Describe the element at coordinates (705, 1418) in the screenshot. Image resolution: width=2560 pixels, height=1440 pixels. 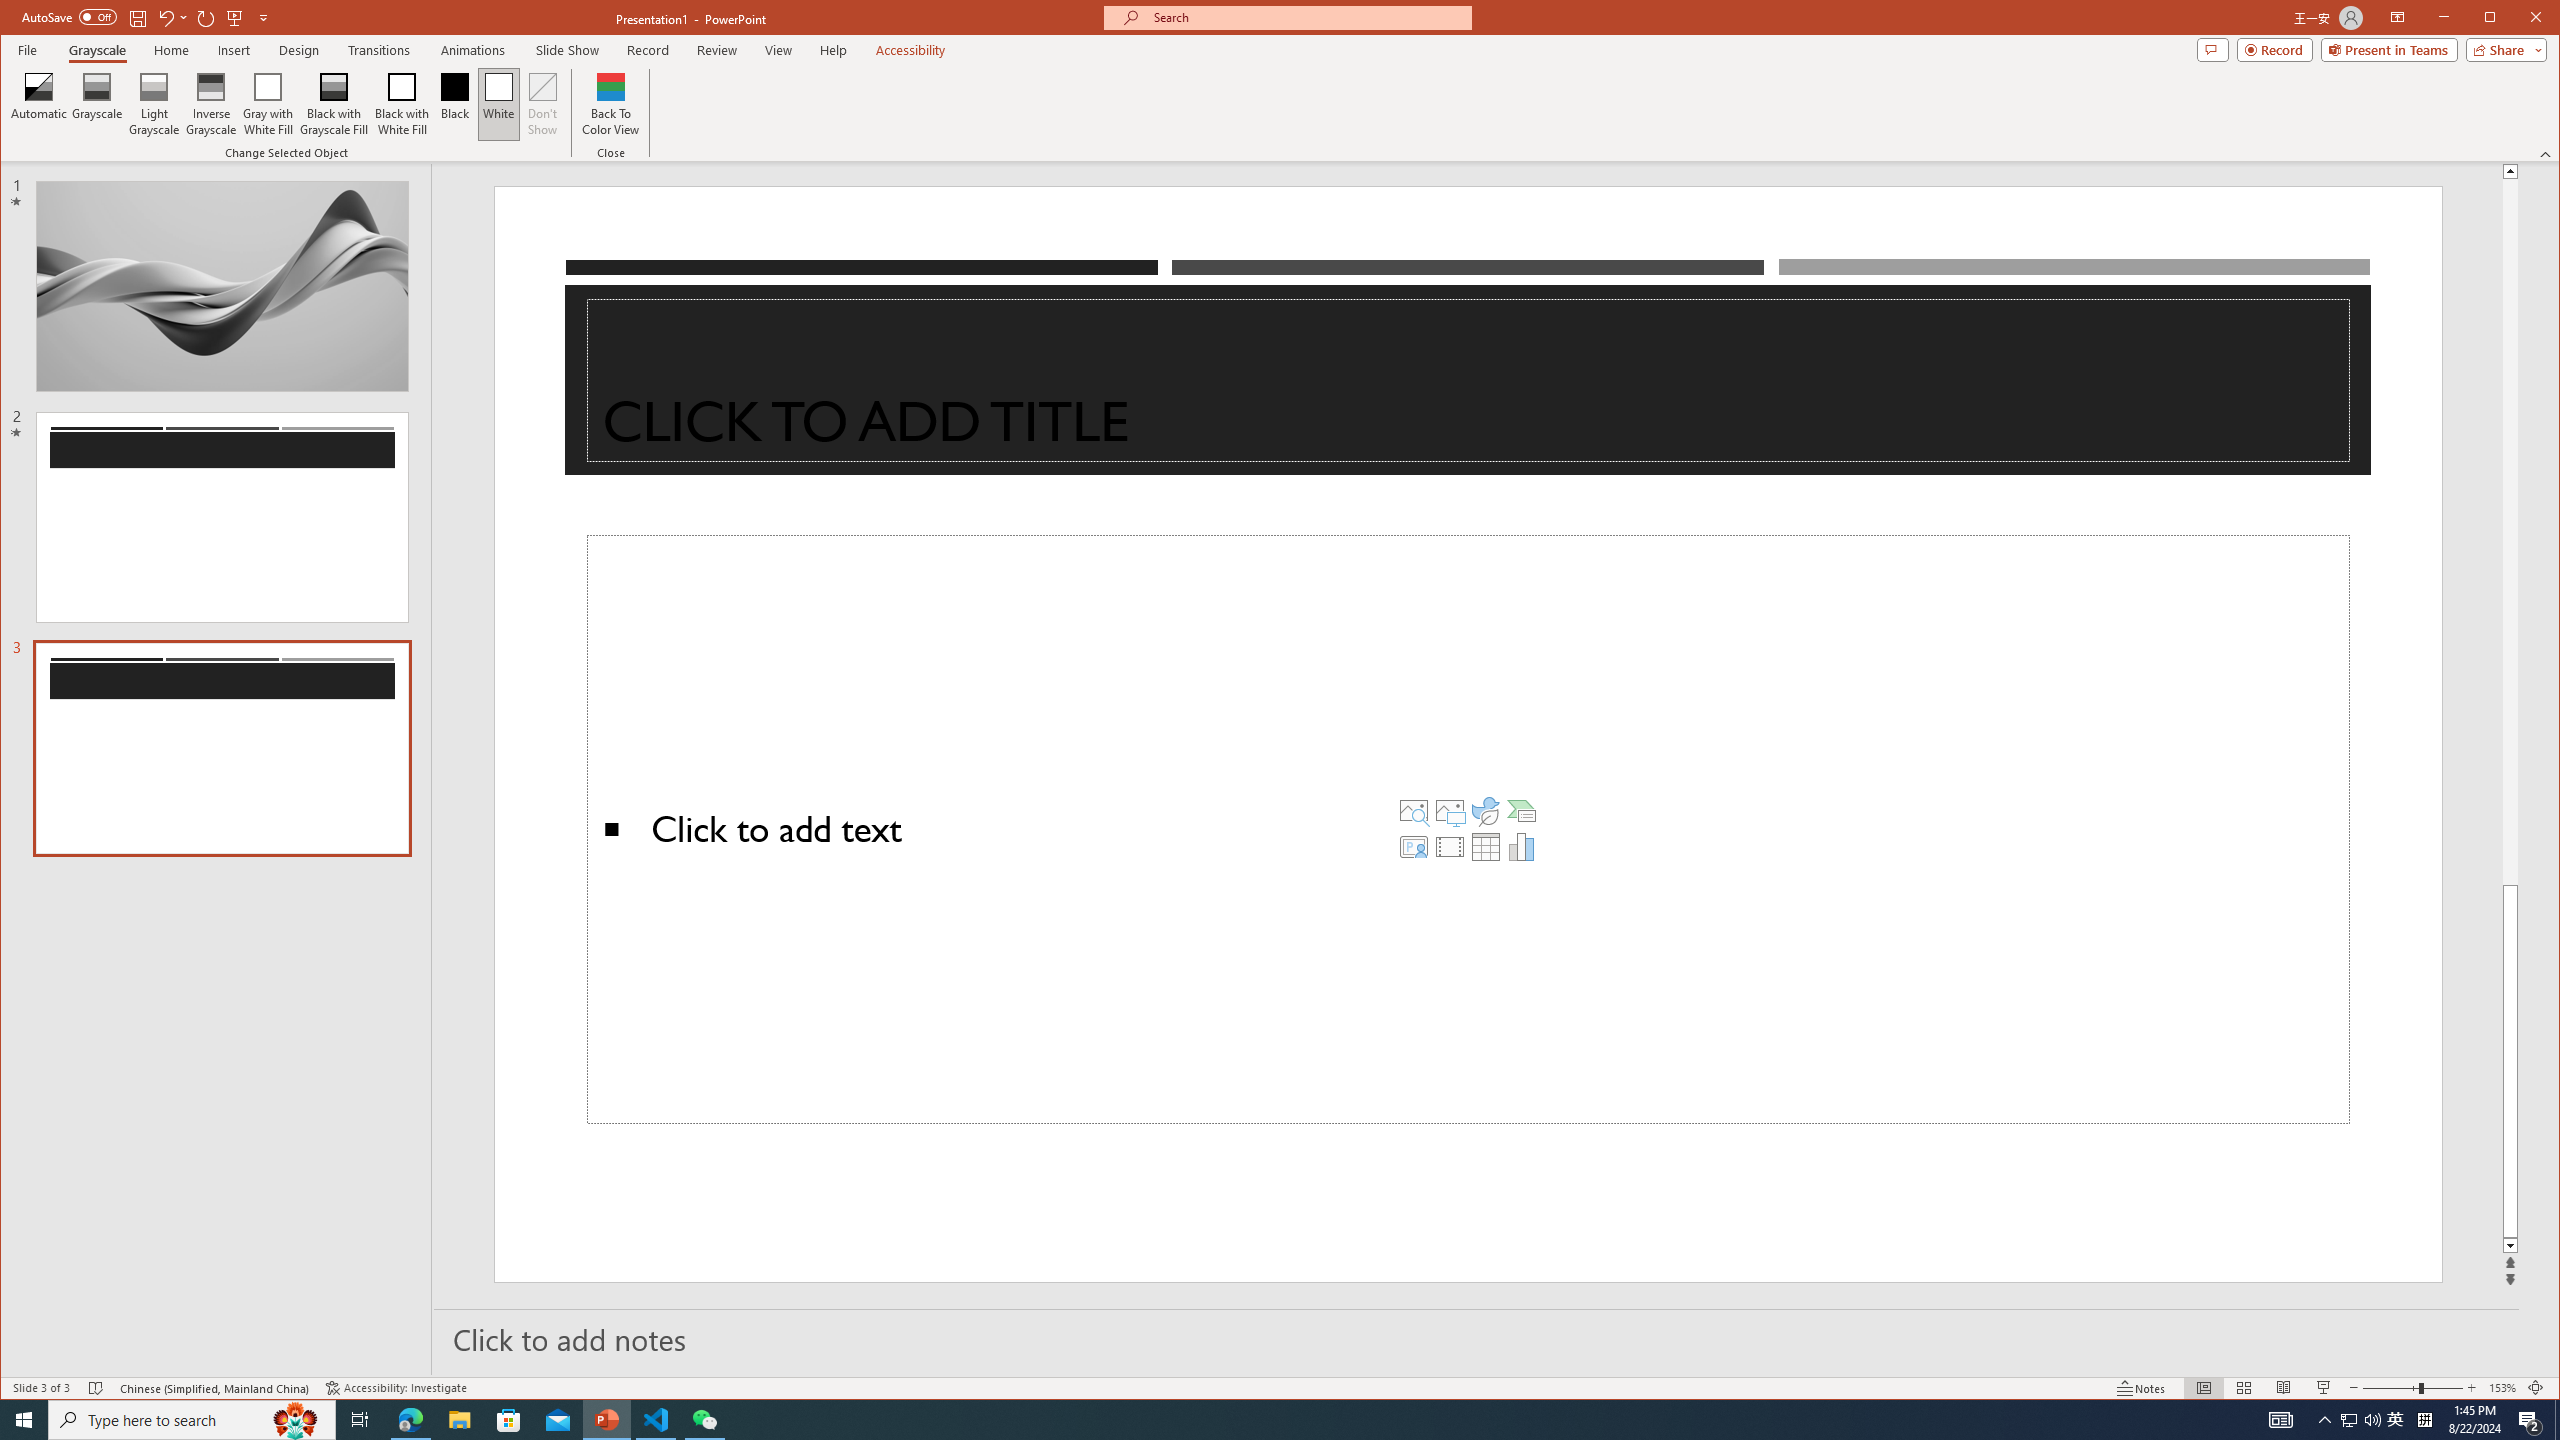
I see `'WeChat - 1 running window'` at that location.